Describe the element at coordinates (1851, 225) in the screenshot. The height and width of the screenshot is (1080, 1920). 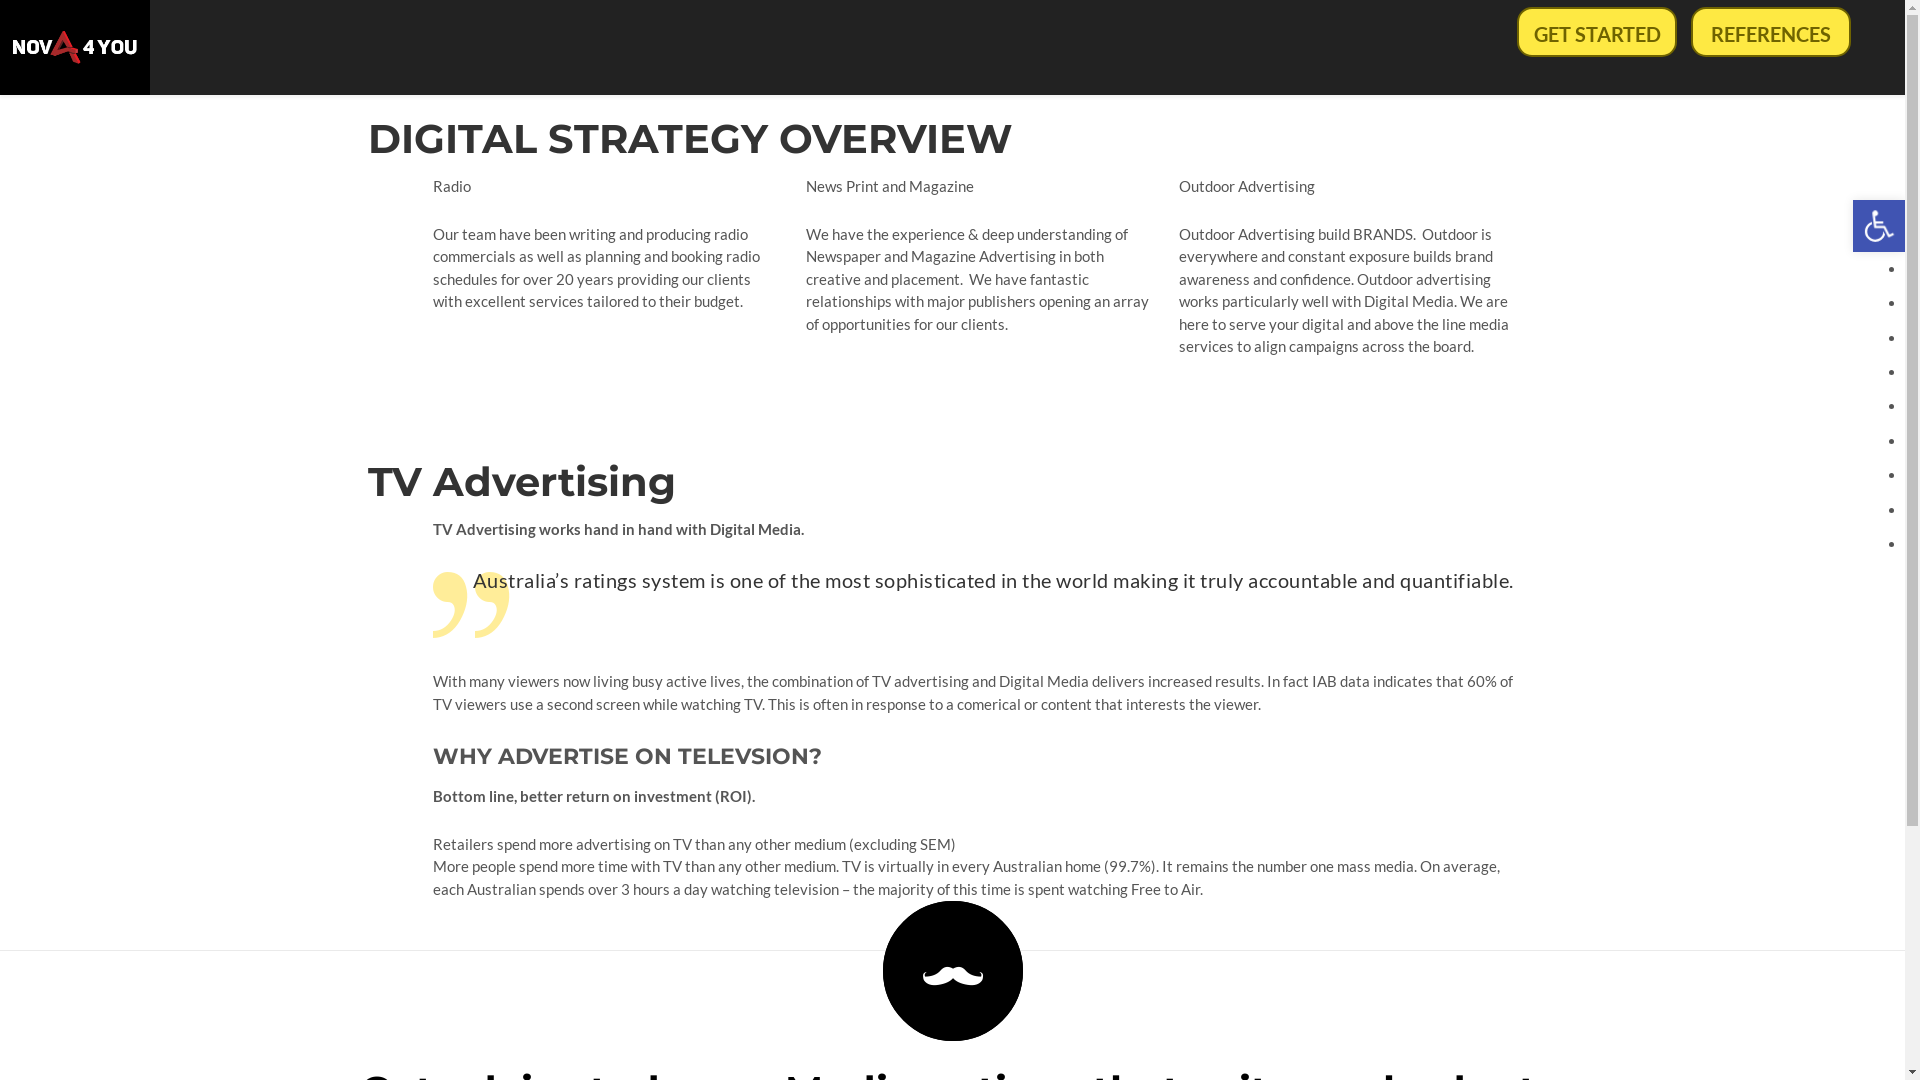
I see `'Open toolbar'` at that location.